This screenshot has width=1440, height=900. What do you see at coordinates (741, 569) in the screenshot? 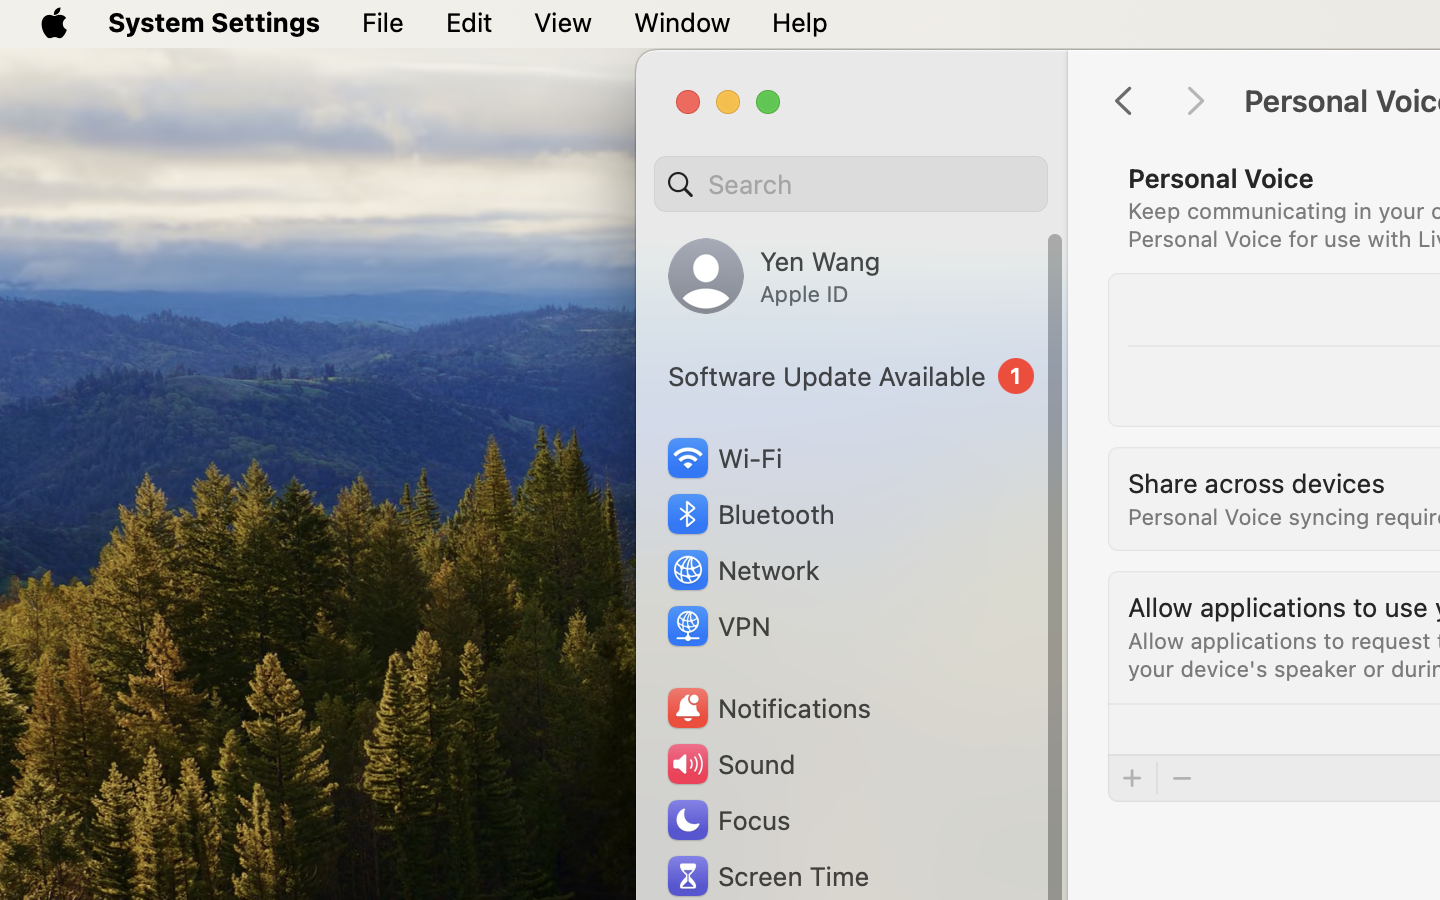
I see `'Network'` at bounding box center [741, 569].